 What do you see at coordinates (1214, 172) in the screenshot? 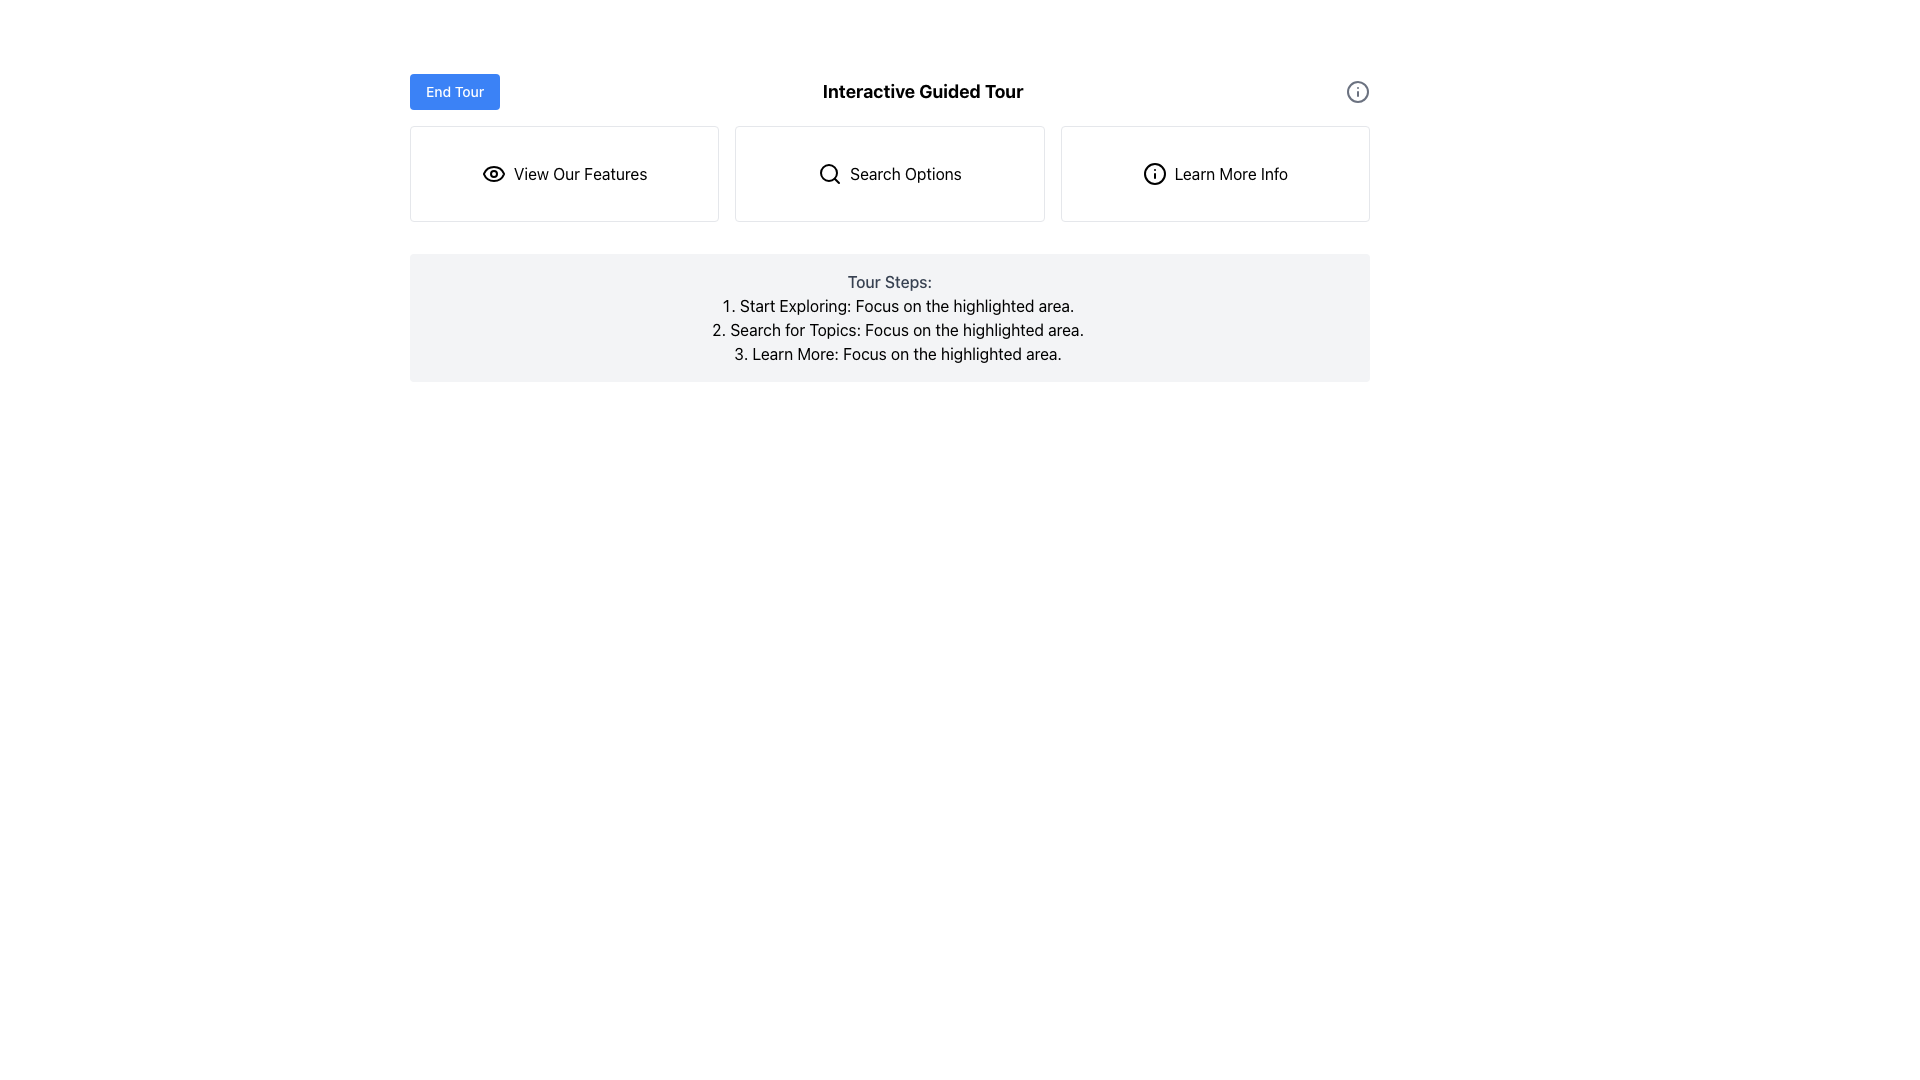
I see `the third button in a row of three, located below the 'Interactive Guided Tour' title` at bounding box center [1214, 172].